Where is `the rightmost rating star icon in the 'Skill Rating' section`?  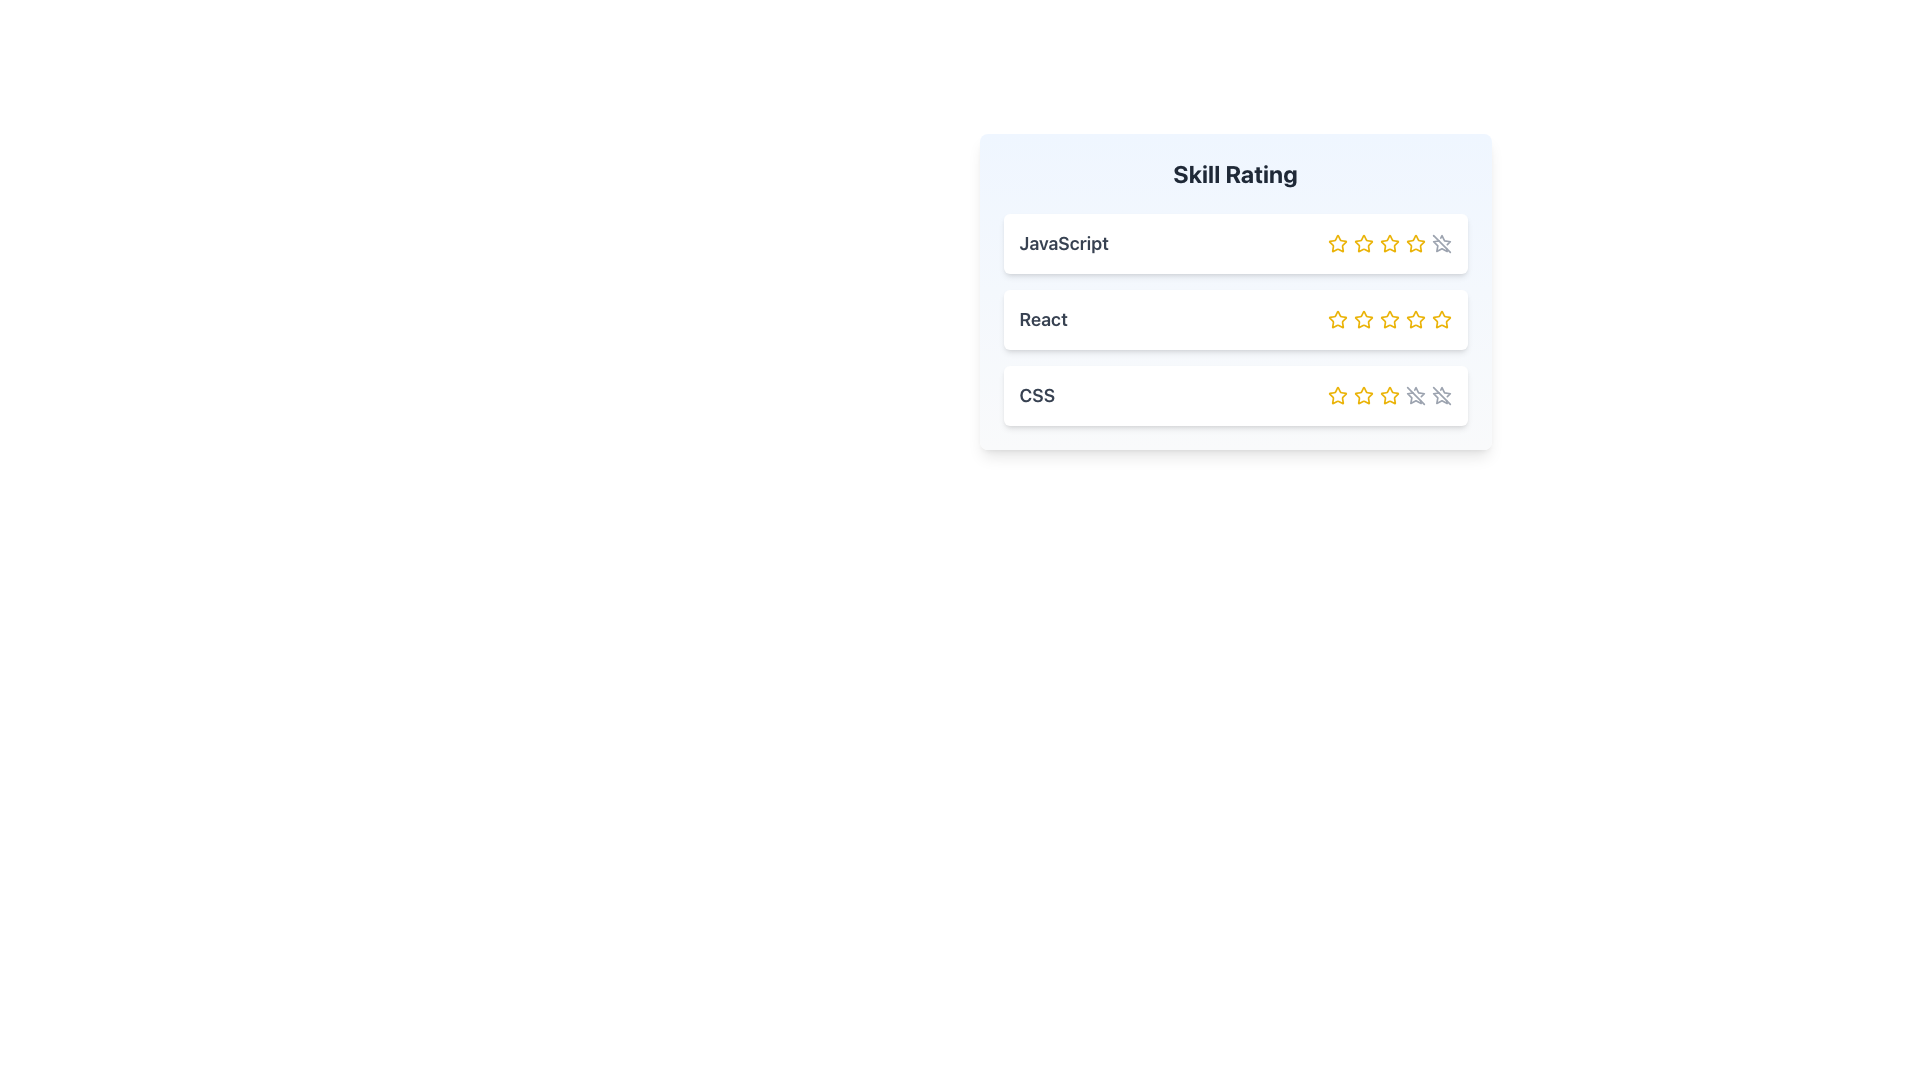
the rightmost rating star icon in the 'Skill Rating' section is located at coordinates (1441, 242).